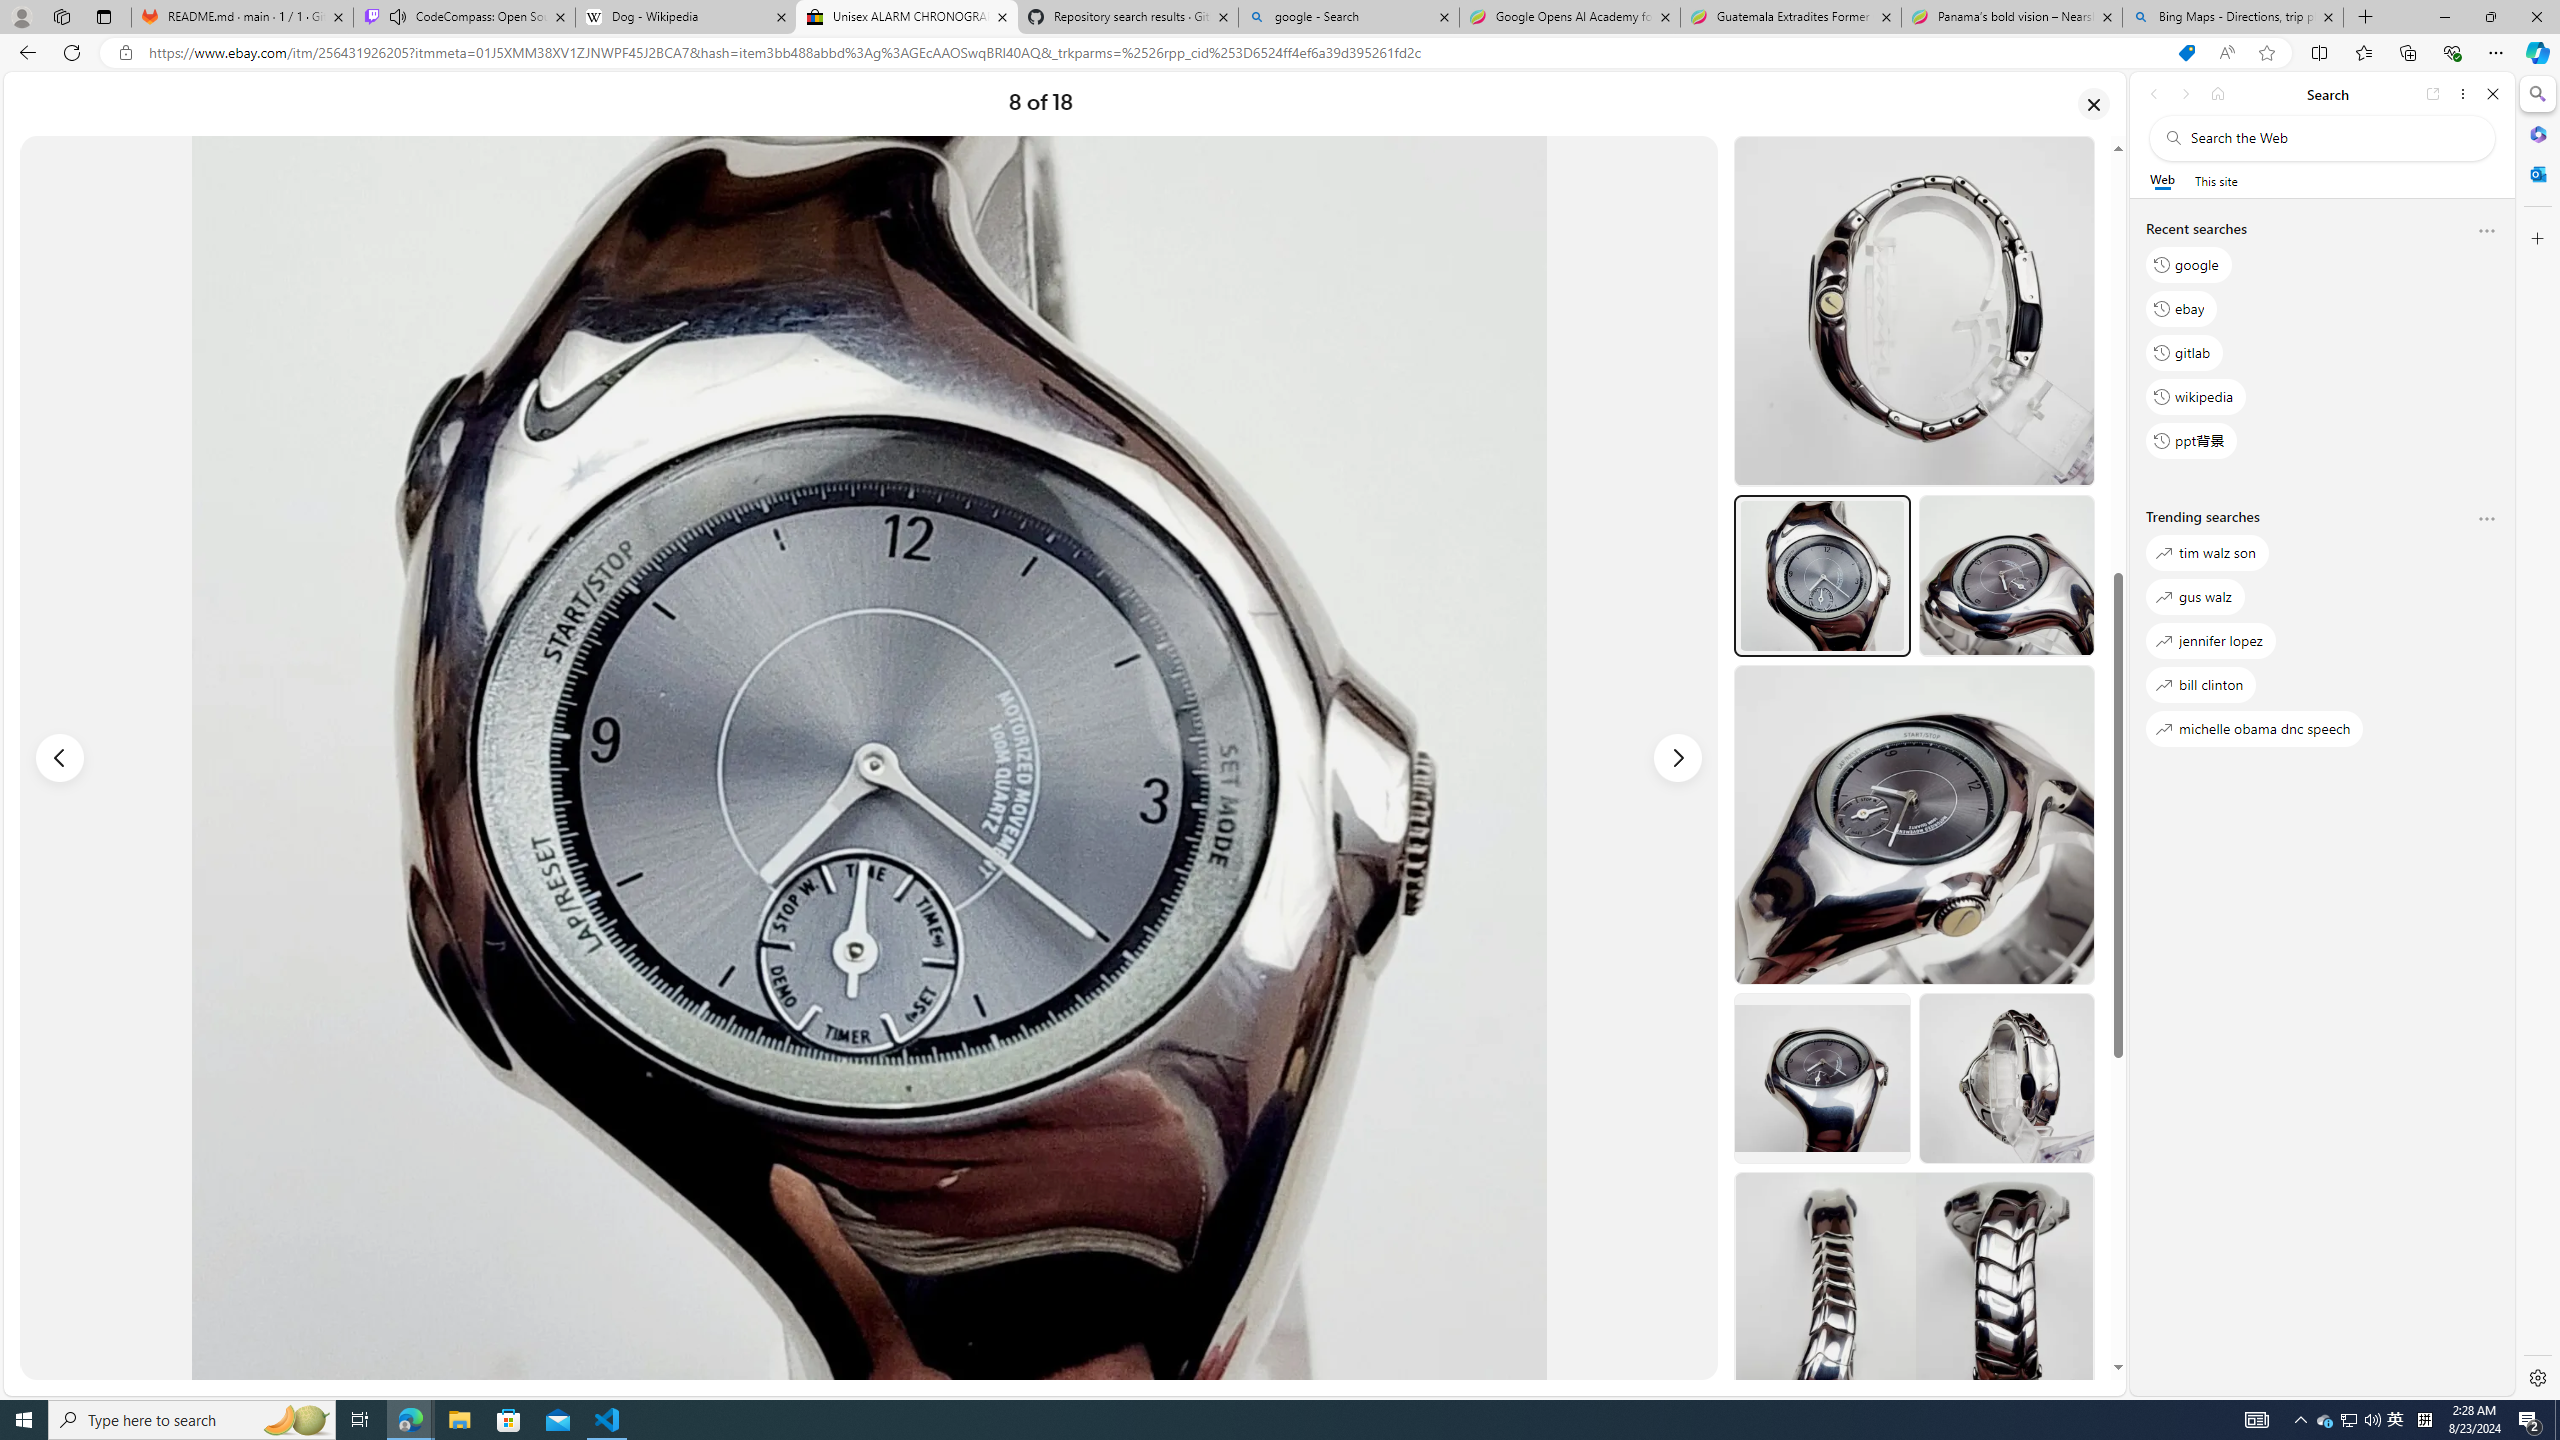  What do you see at coordinates (2433, 93) in the screenshot?
I see `'Open link in new tab'` at bounding box center [2433, 93].